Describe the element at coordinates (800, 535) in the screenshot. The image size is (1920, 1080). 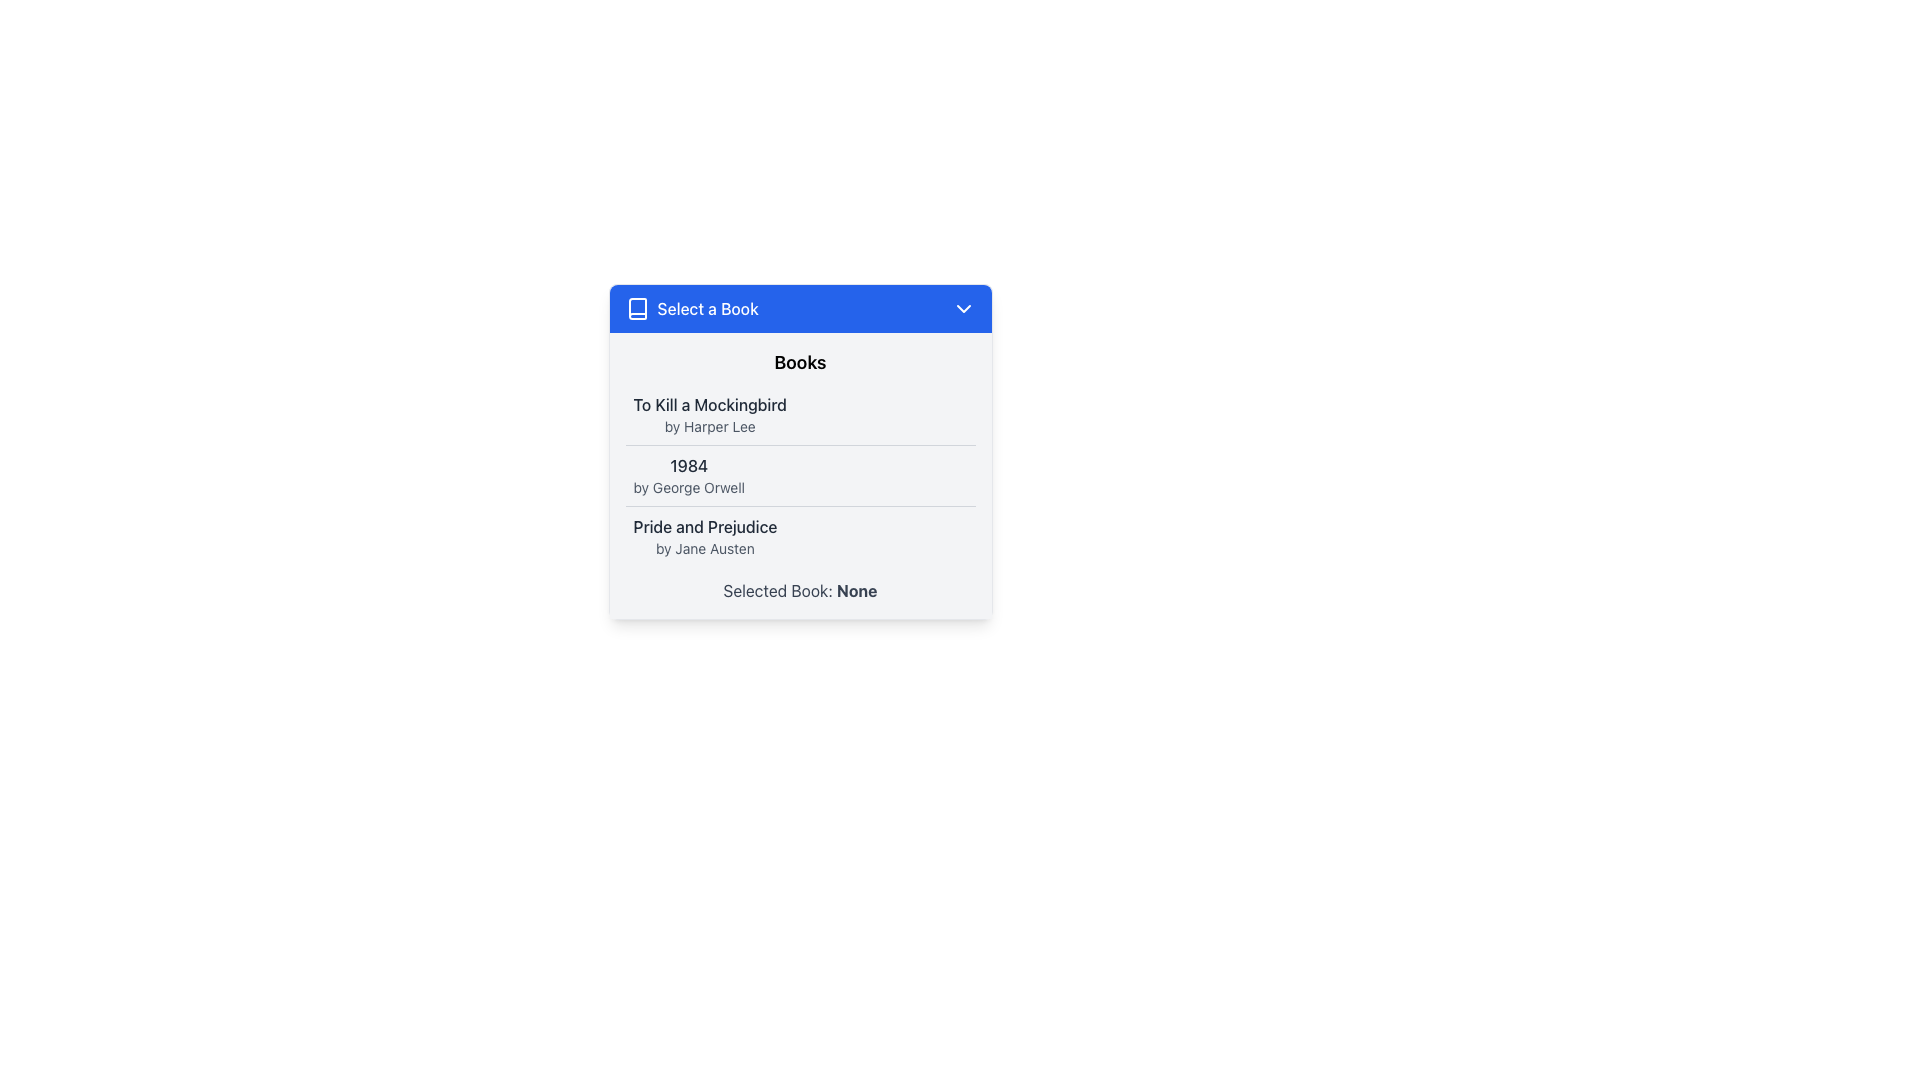
I see `the list item displaying 'Pride and Prejudice' by Jane Austen` at that location.